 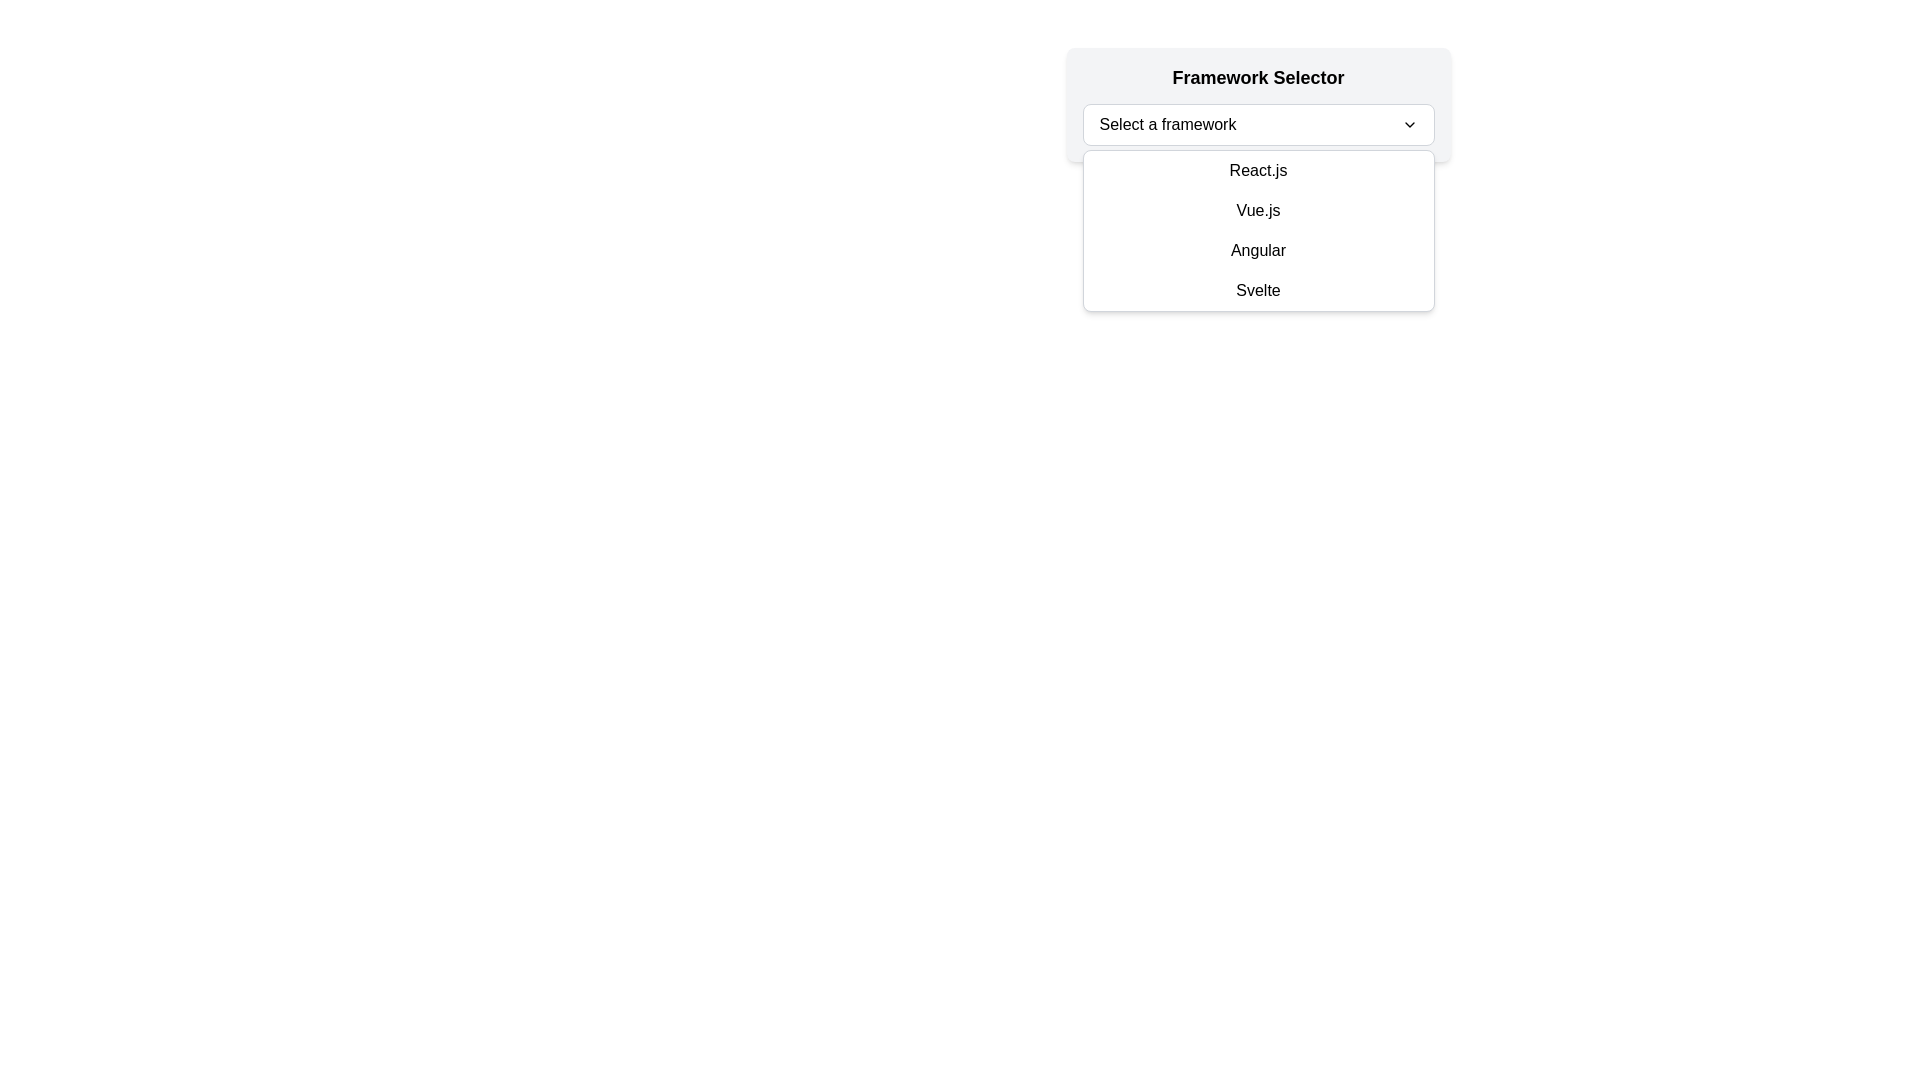 I want to click on to select the dropdown menu item containing the text 'Angular', which is the third item in the dropdown list, so click(x=1257, y=249).